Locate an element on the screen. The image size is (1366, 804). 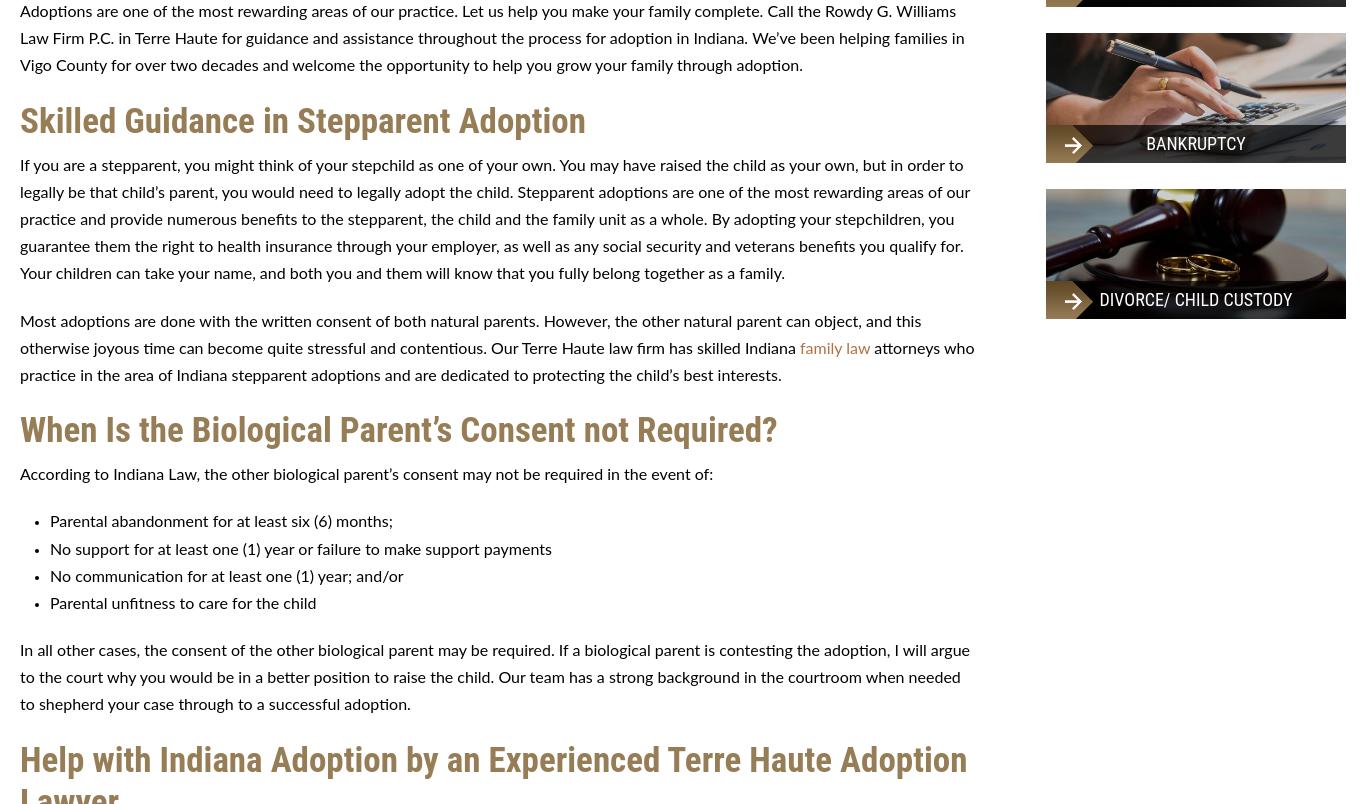
'BANKRUPTCY' is located at coordinates (1145, 142).